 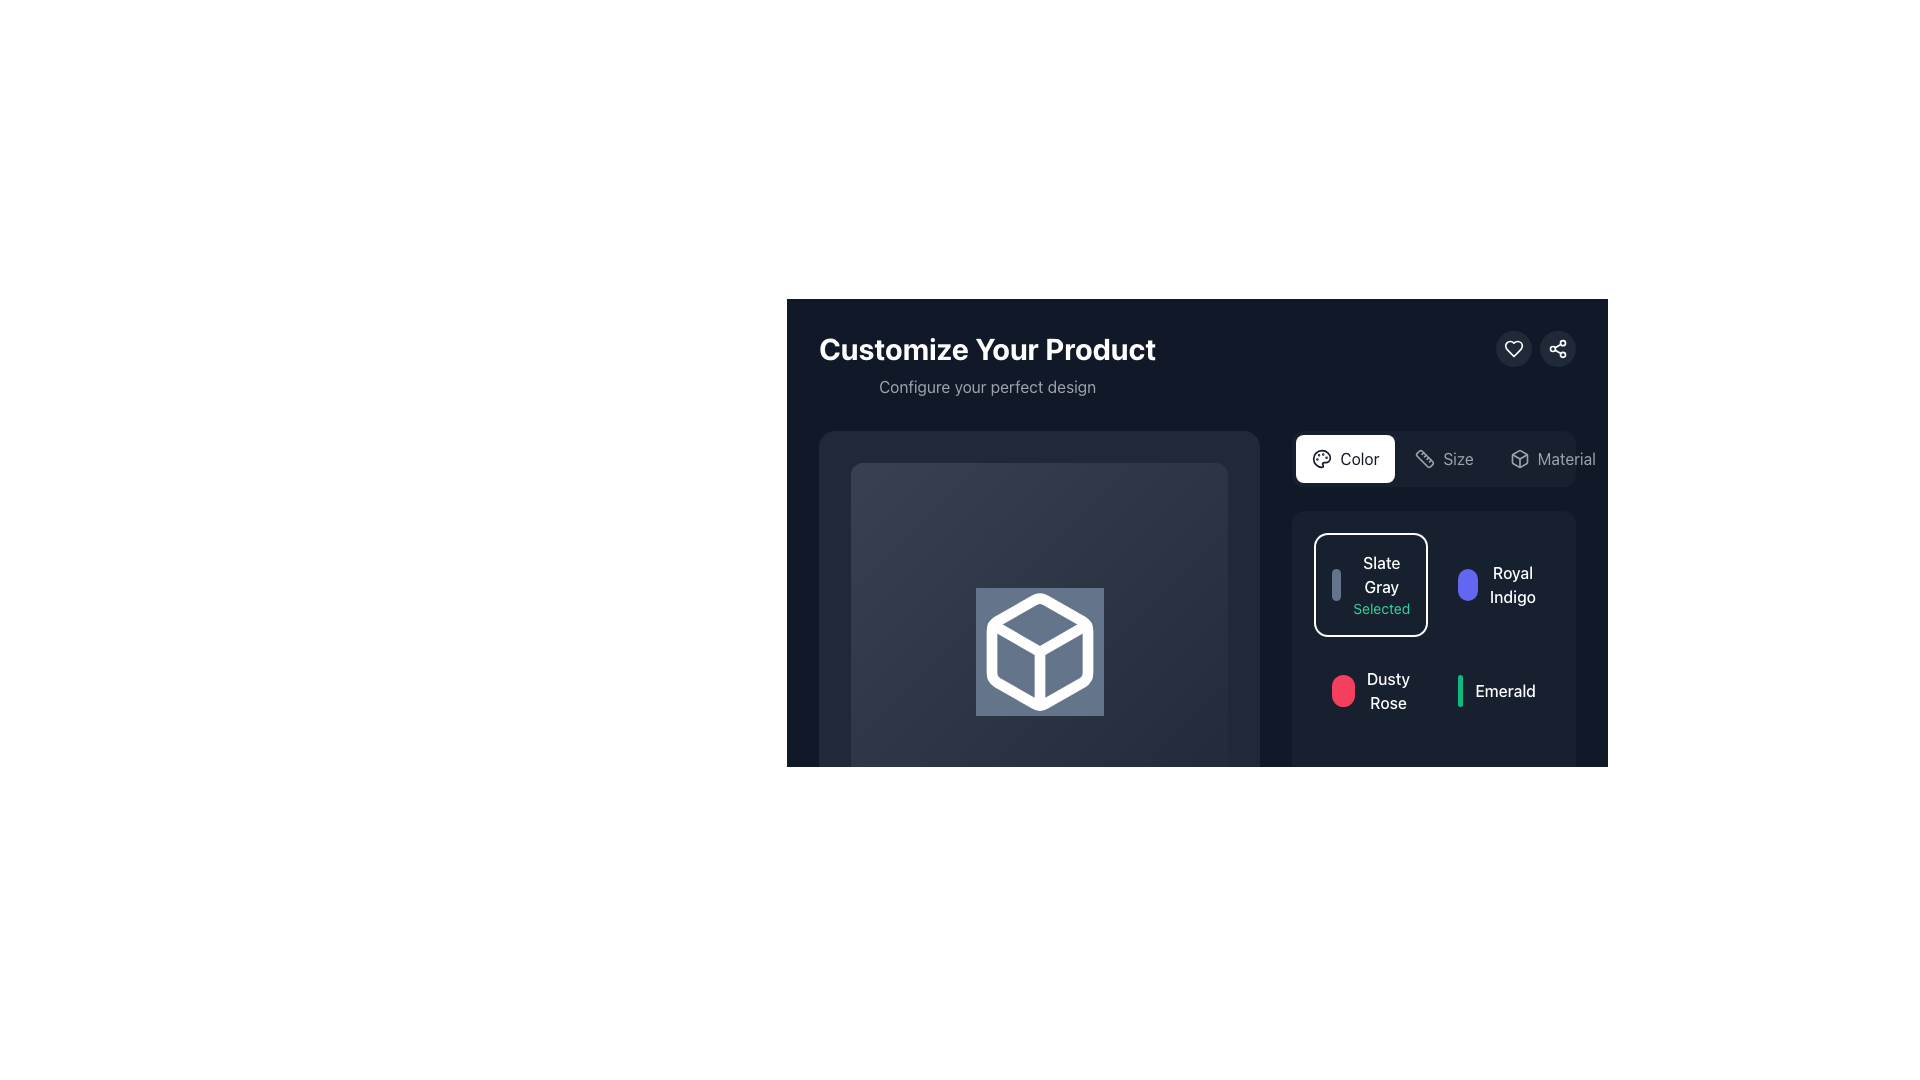 What do you see at coordinates (1497, 585) in the screenshot?
I see `the 'Royal Indigo' selectable color option in the color selector panel using keyboard navigation` at bounding box center [1497, 585].